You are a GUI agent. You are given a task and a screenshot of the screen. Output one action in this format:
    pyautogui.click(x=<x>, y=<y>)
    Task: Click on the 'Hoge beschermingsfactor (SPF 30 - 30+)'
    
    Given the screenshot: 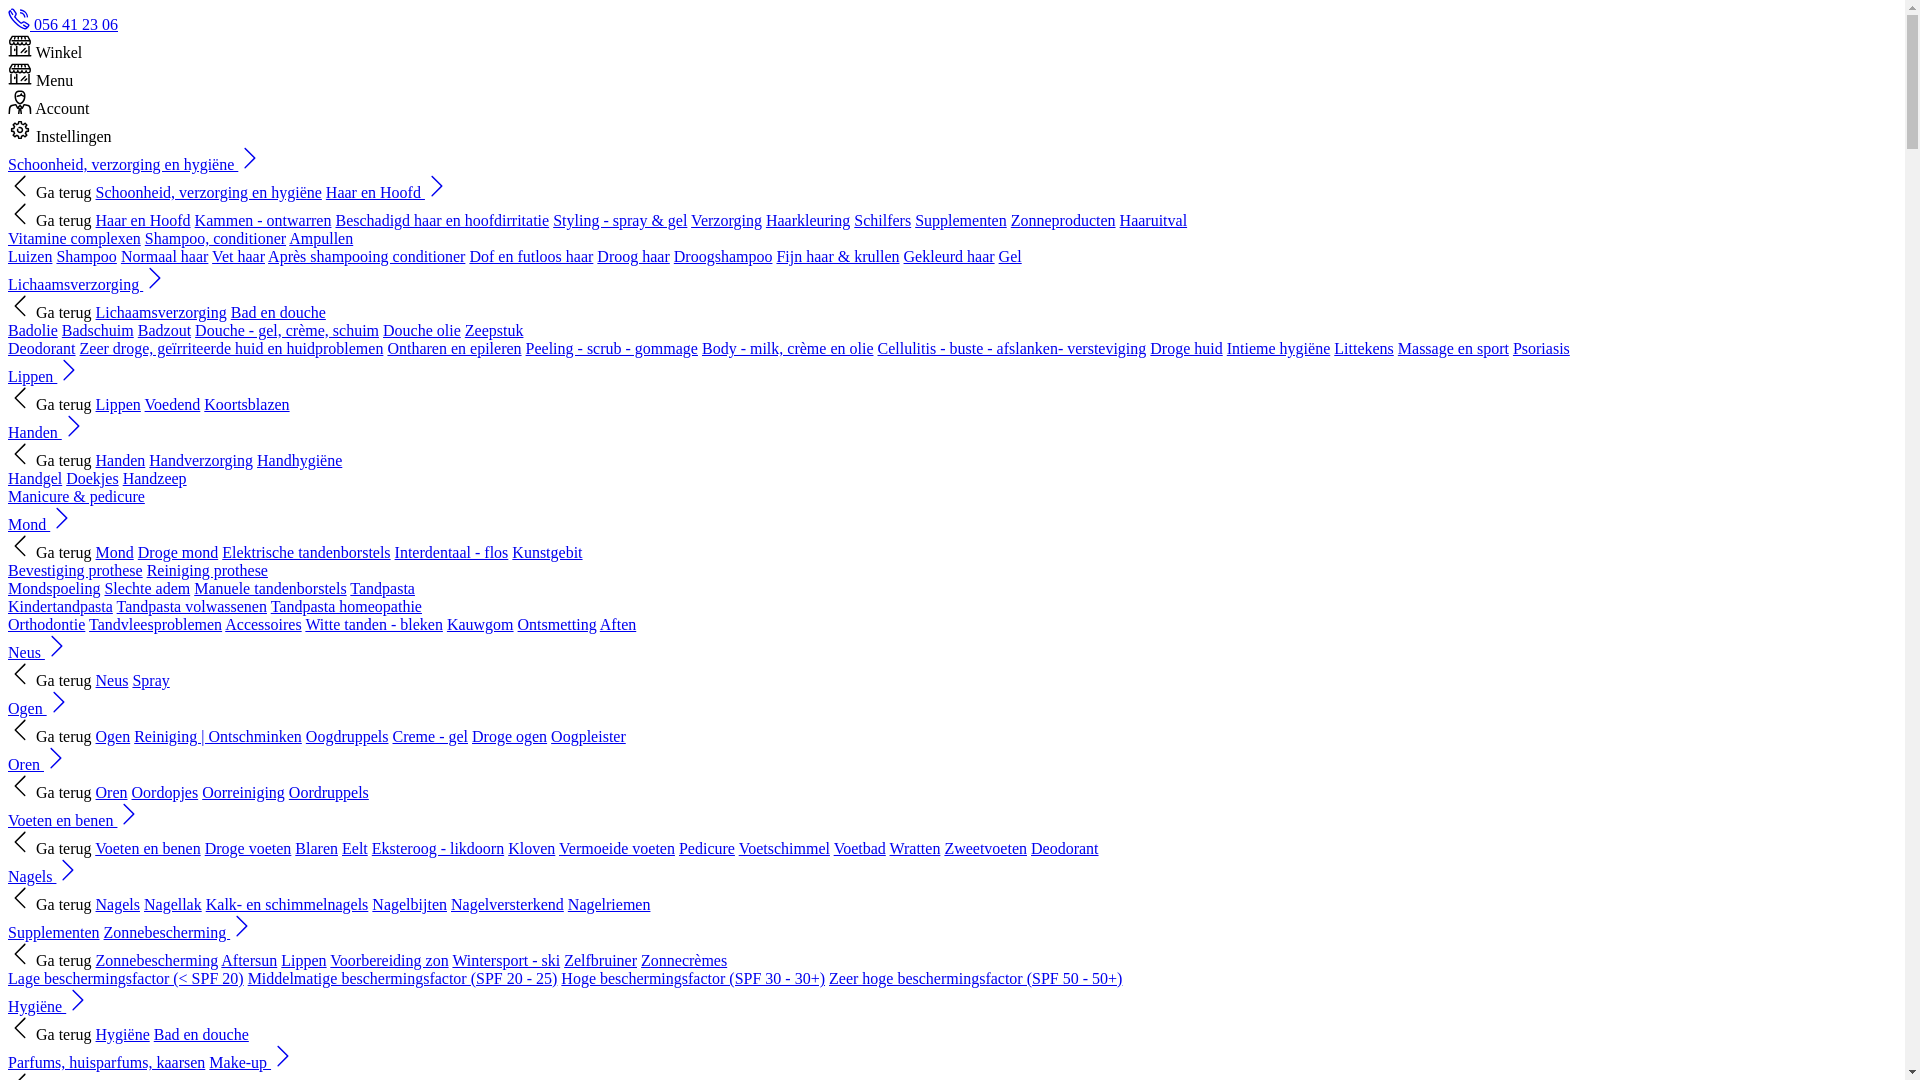 What is the action you would take?
    pyautogui.click(x=692, y=977)
    